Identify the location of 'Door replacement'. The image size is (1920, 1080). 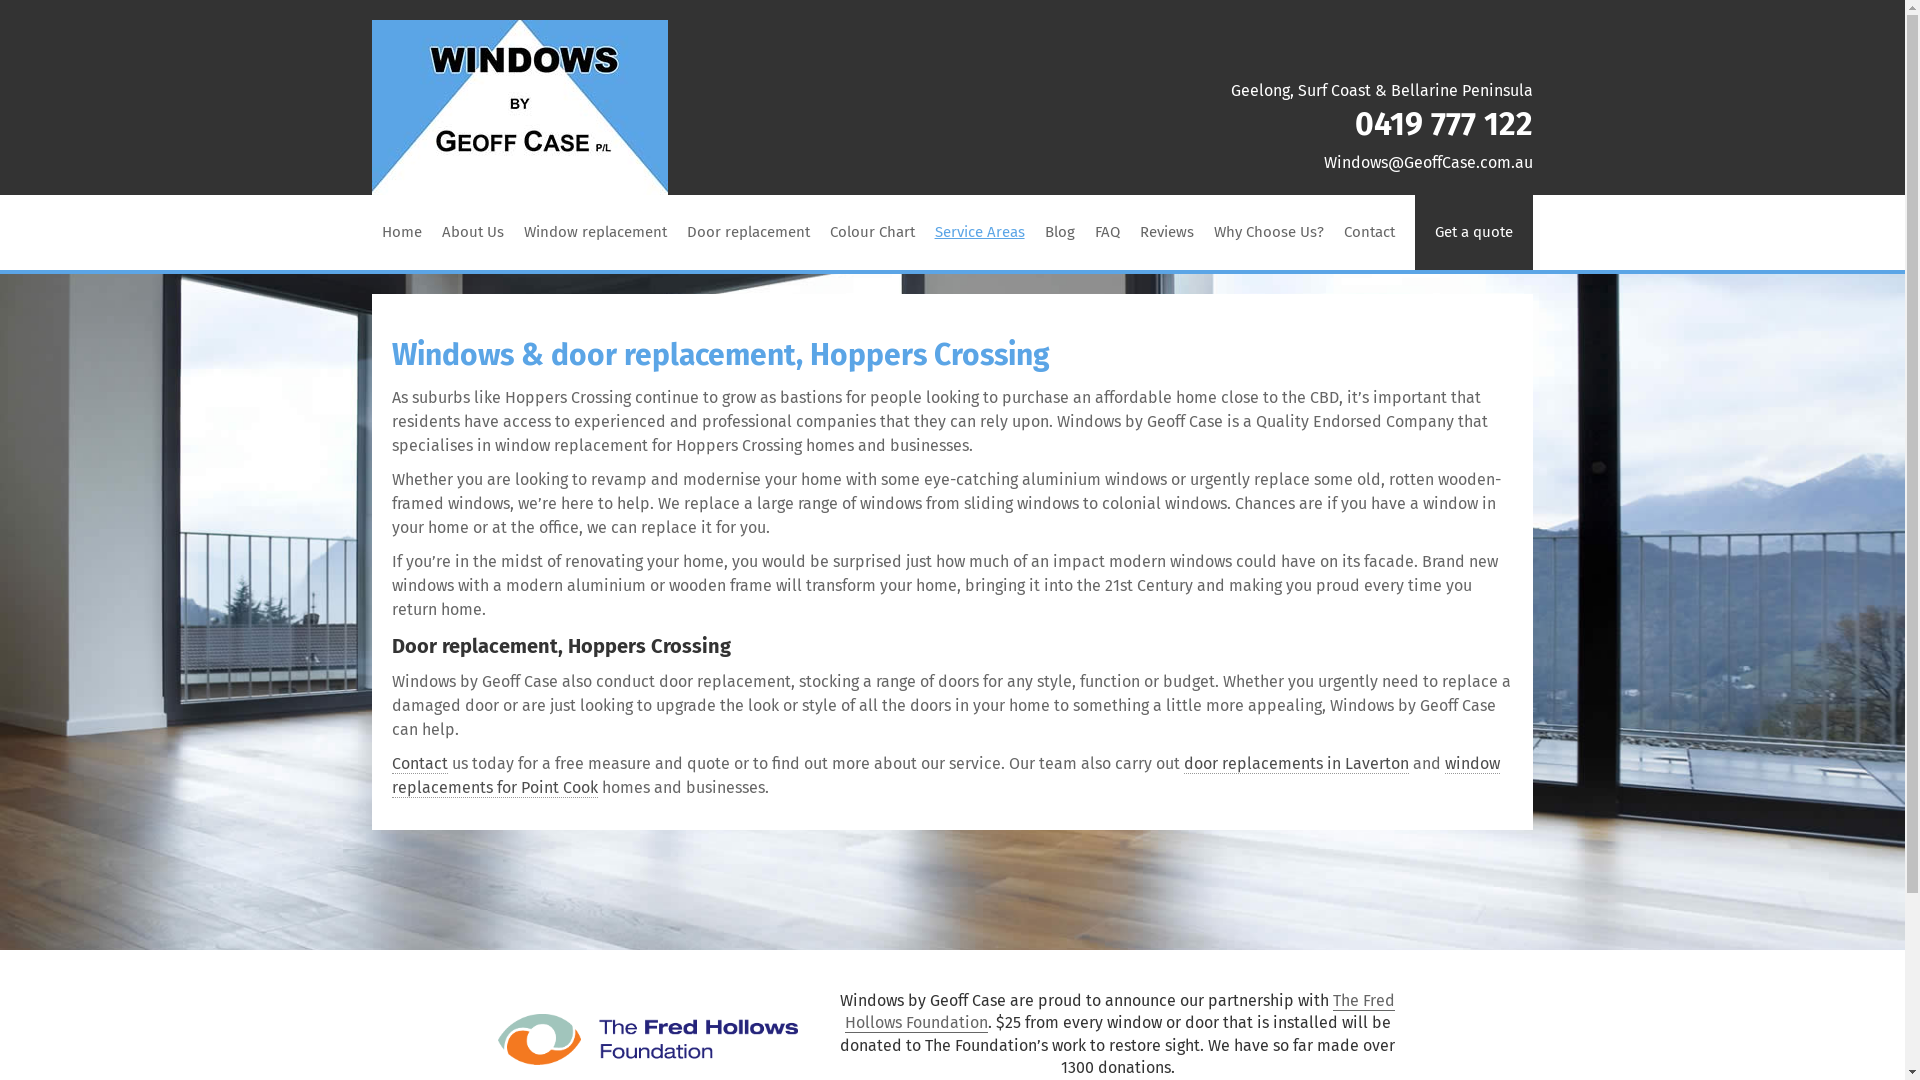
(676, 231).